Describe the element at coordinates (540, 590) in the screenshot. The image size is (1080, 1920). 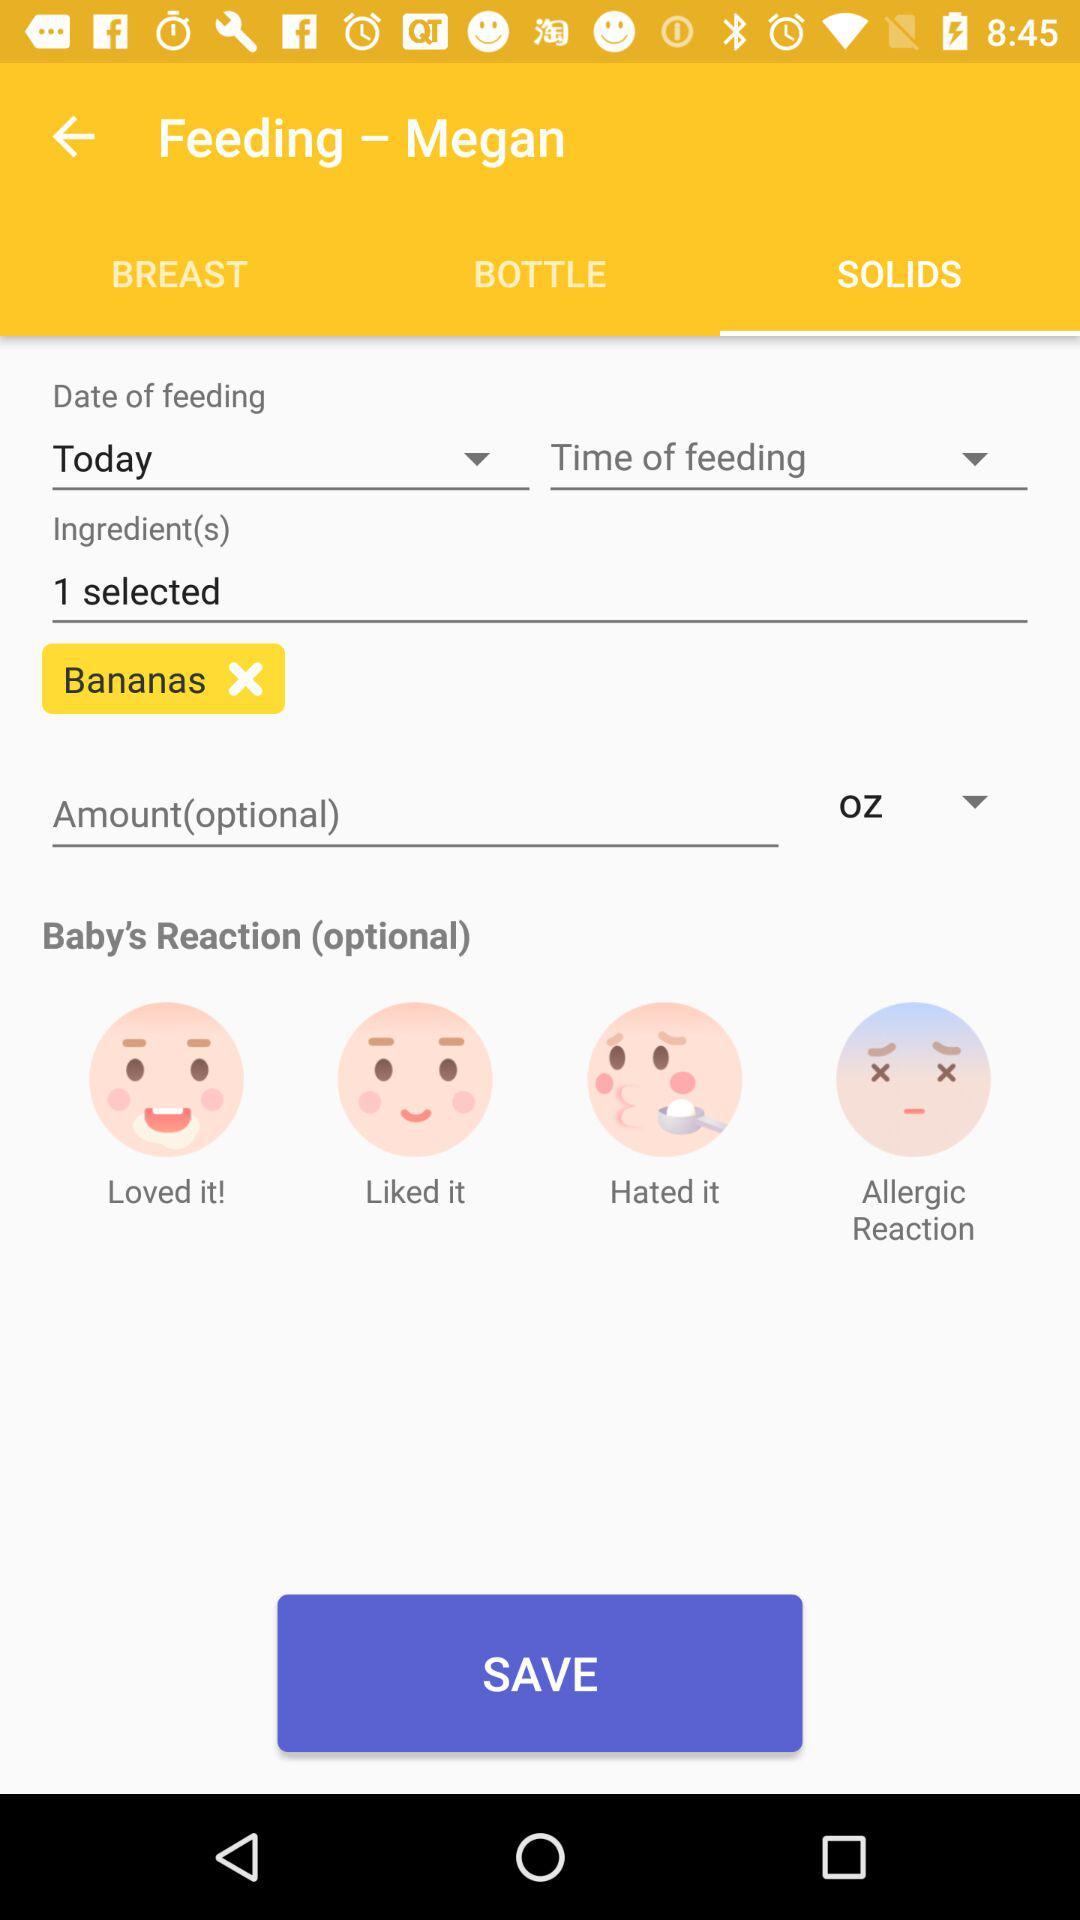
I see `1 selected item` at that location.